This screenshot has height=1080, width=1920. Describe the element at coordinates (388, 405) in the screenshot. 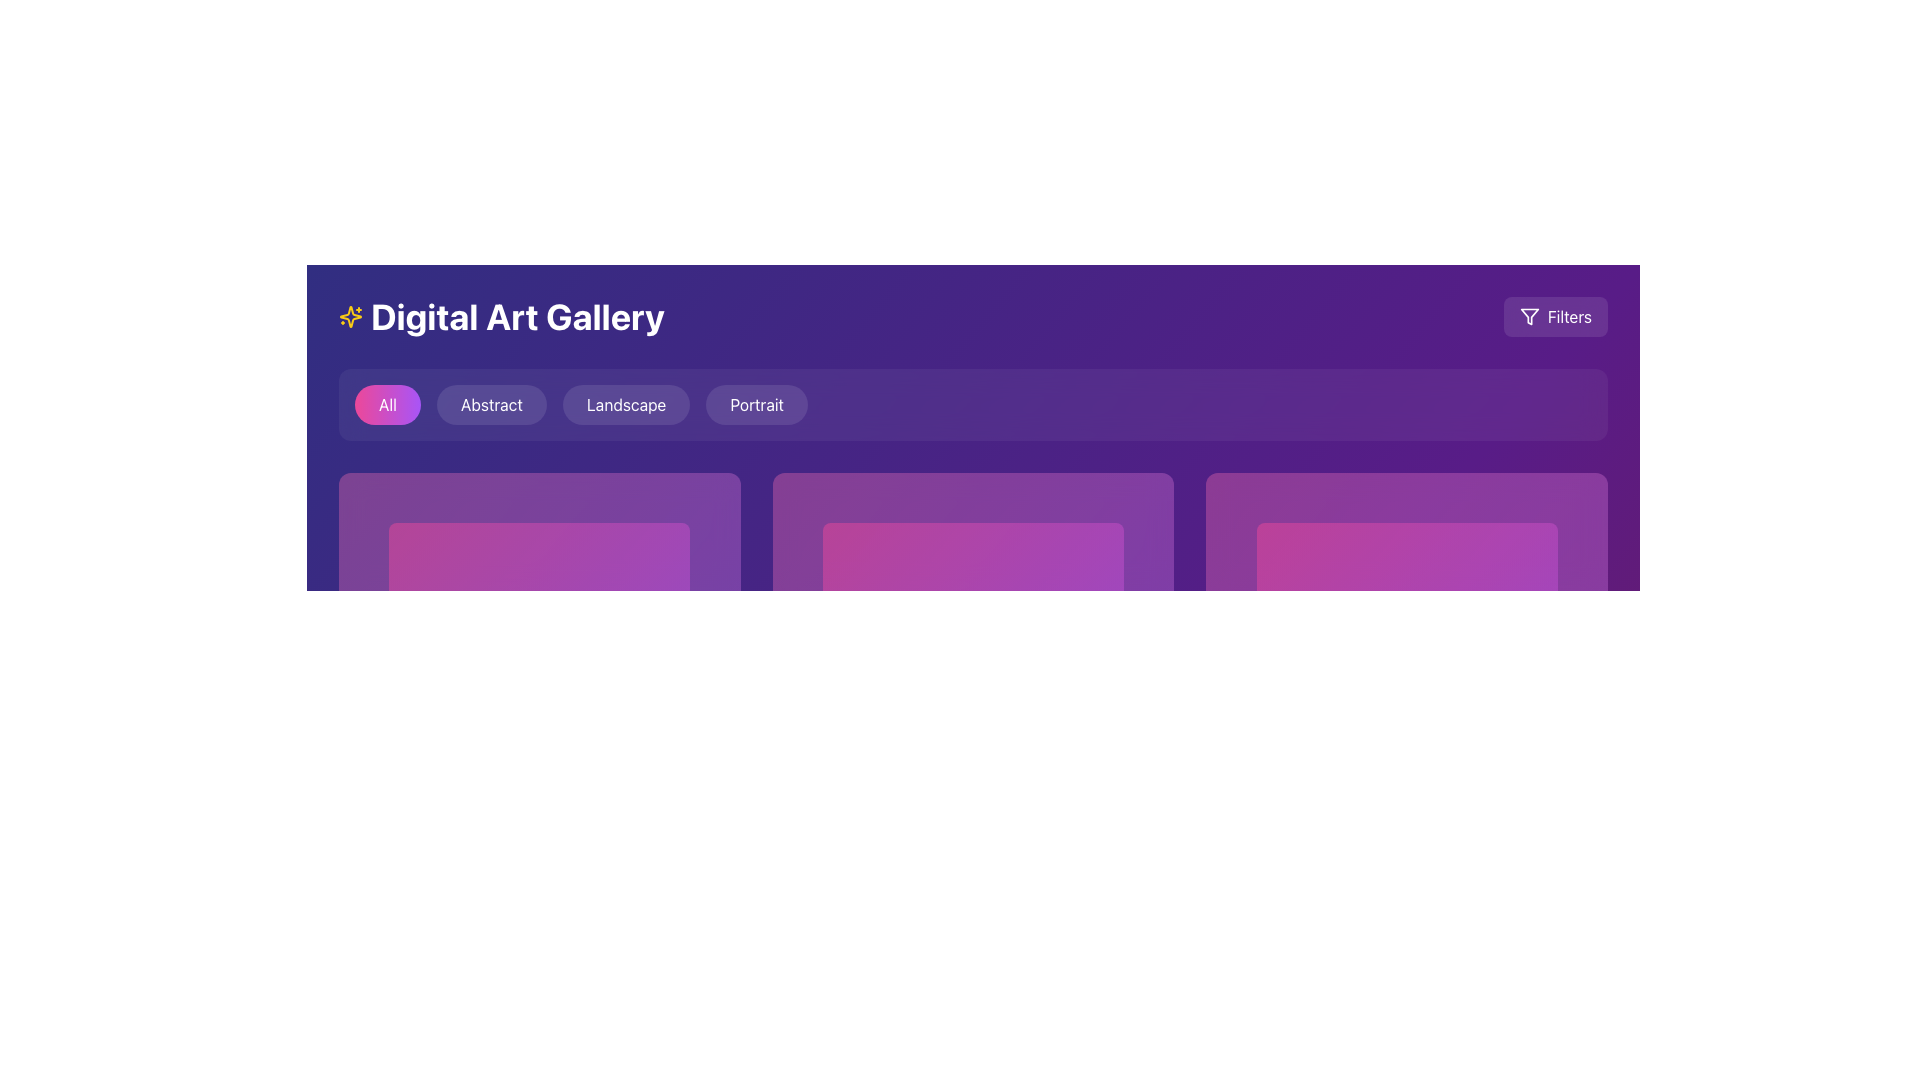

I see `the 'All' button, which is a rounded rectangular button with a gradient color scheme from pink to purple, located below the 'Digital Art Gallery' title, and to the left of the buttons labeled 'Abstract', 'Landscape', and 'Portrait'` at that location.